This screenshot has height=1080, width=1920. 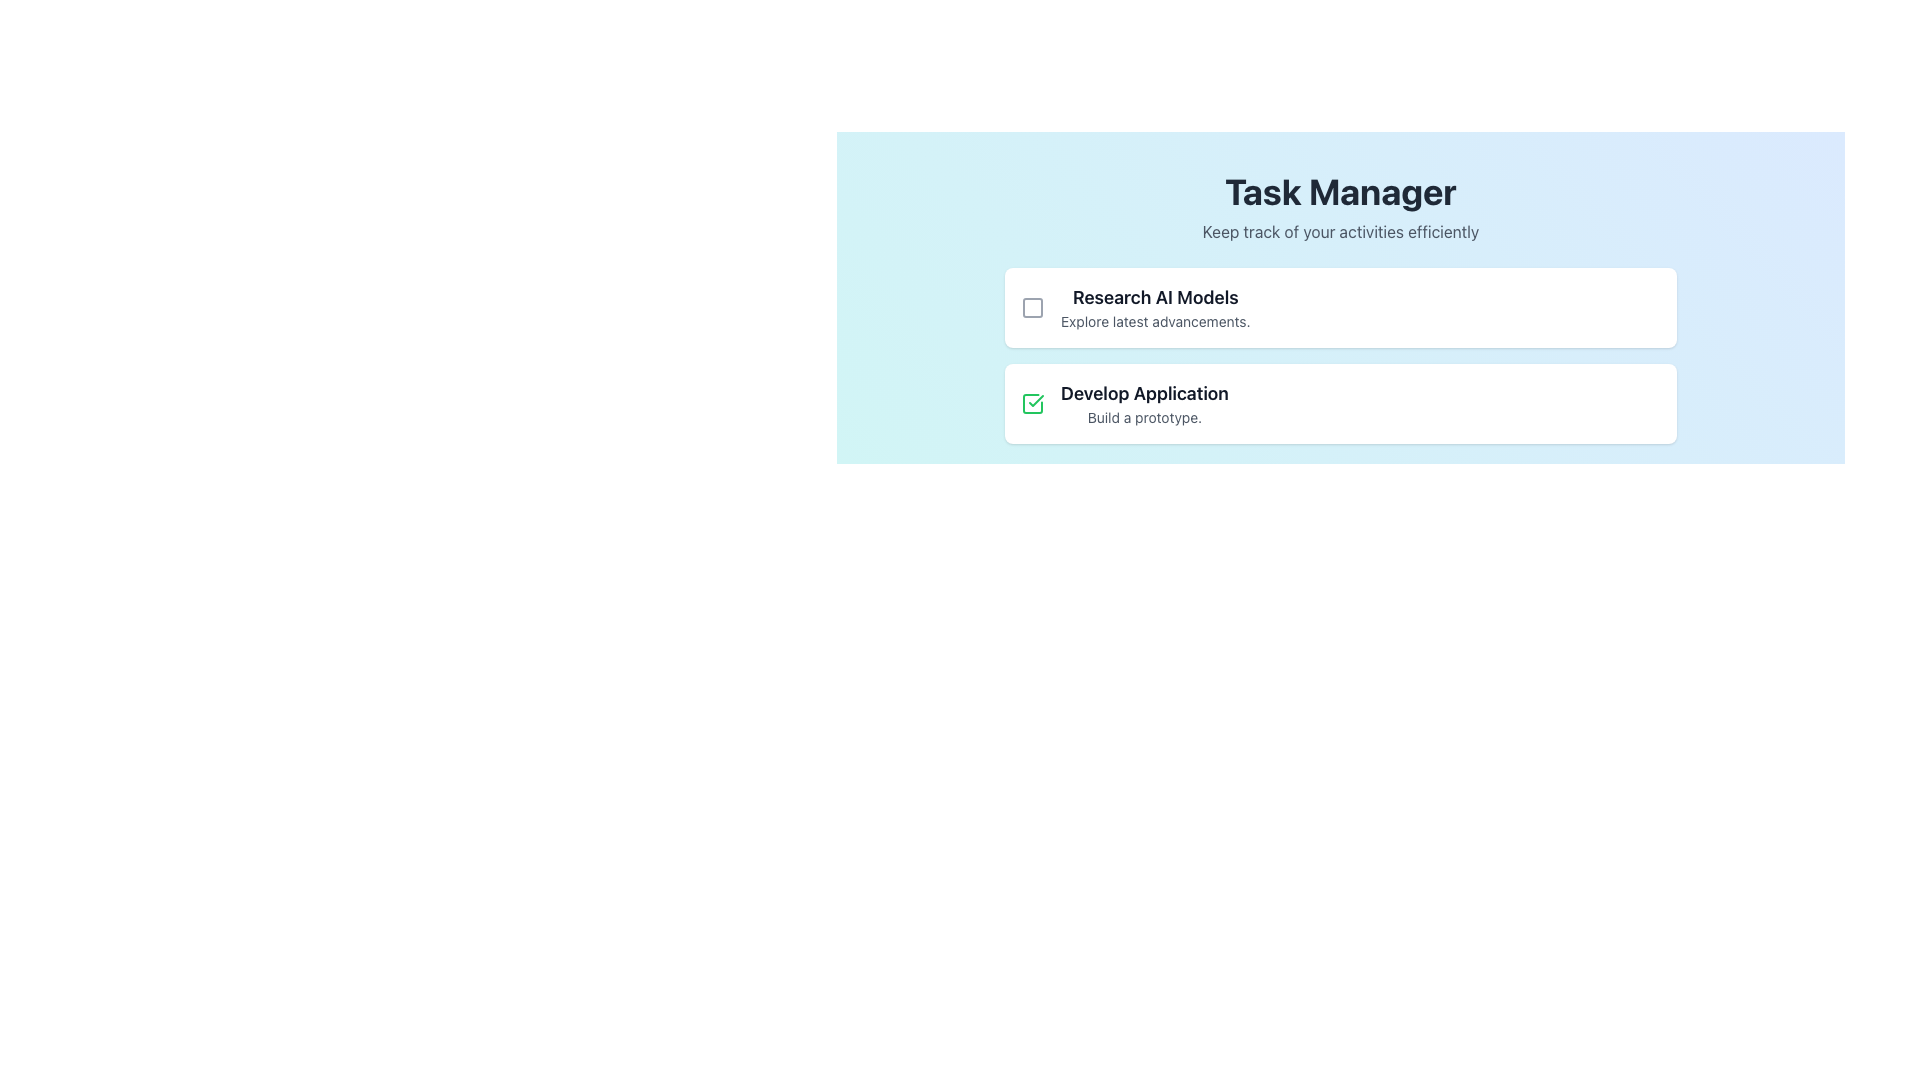 What do you see at coordinates (1155, 308) in the screenshot?
I see `title 'Research AI Models' and subtitle 'Explore latest advancements.' from the textual content component located in the upper part of the content section beneath the 'Task Manager' header` at bounding box center [1155, 308].